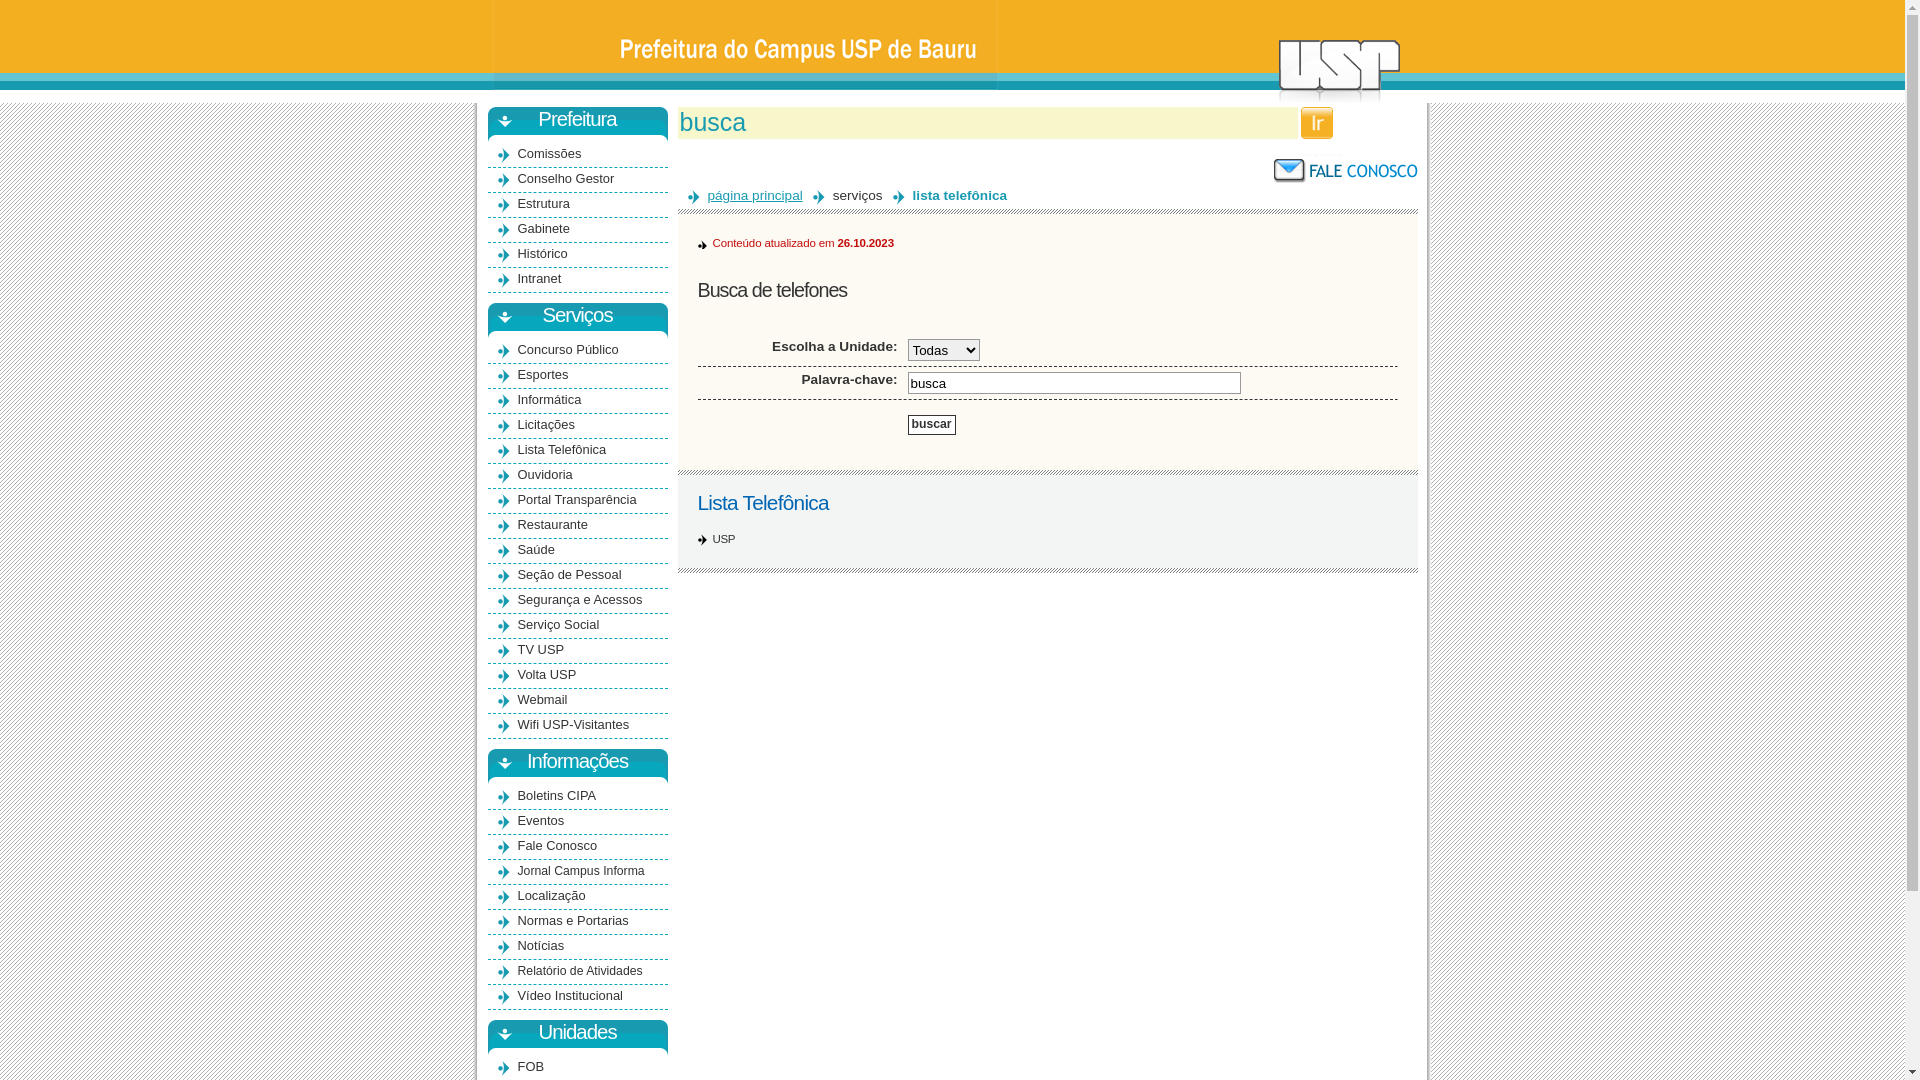 This screenshot has height=1080, width=1920. What do you see at coordinates (543, 203) in the screenshot?
I see `'Estrutura'` at bounding box center [543, 203].